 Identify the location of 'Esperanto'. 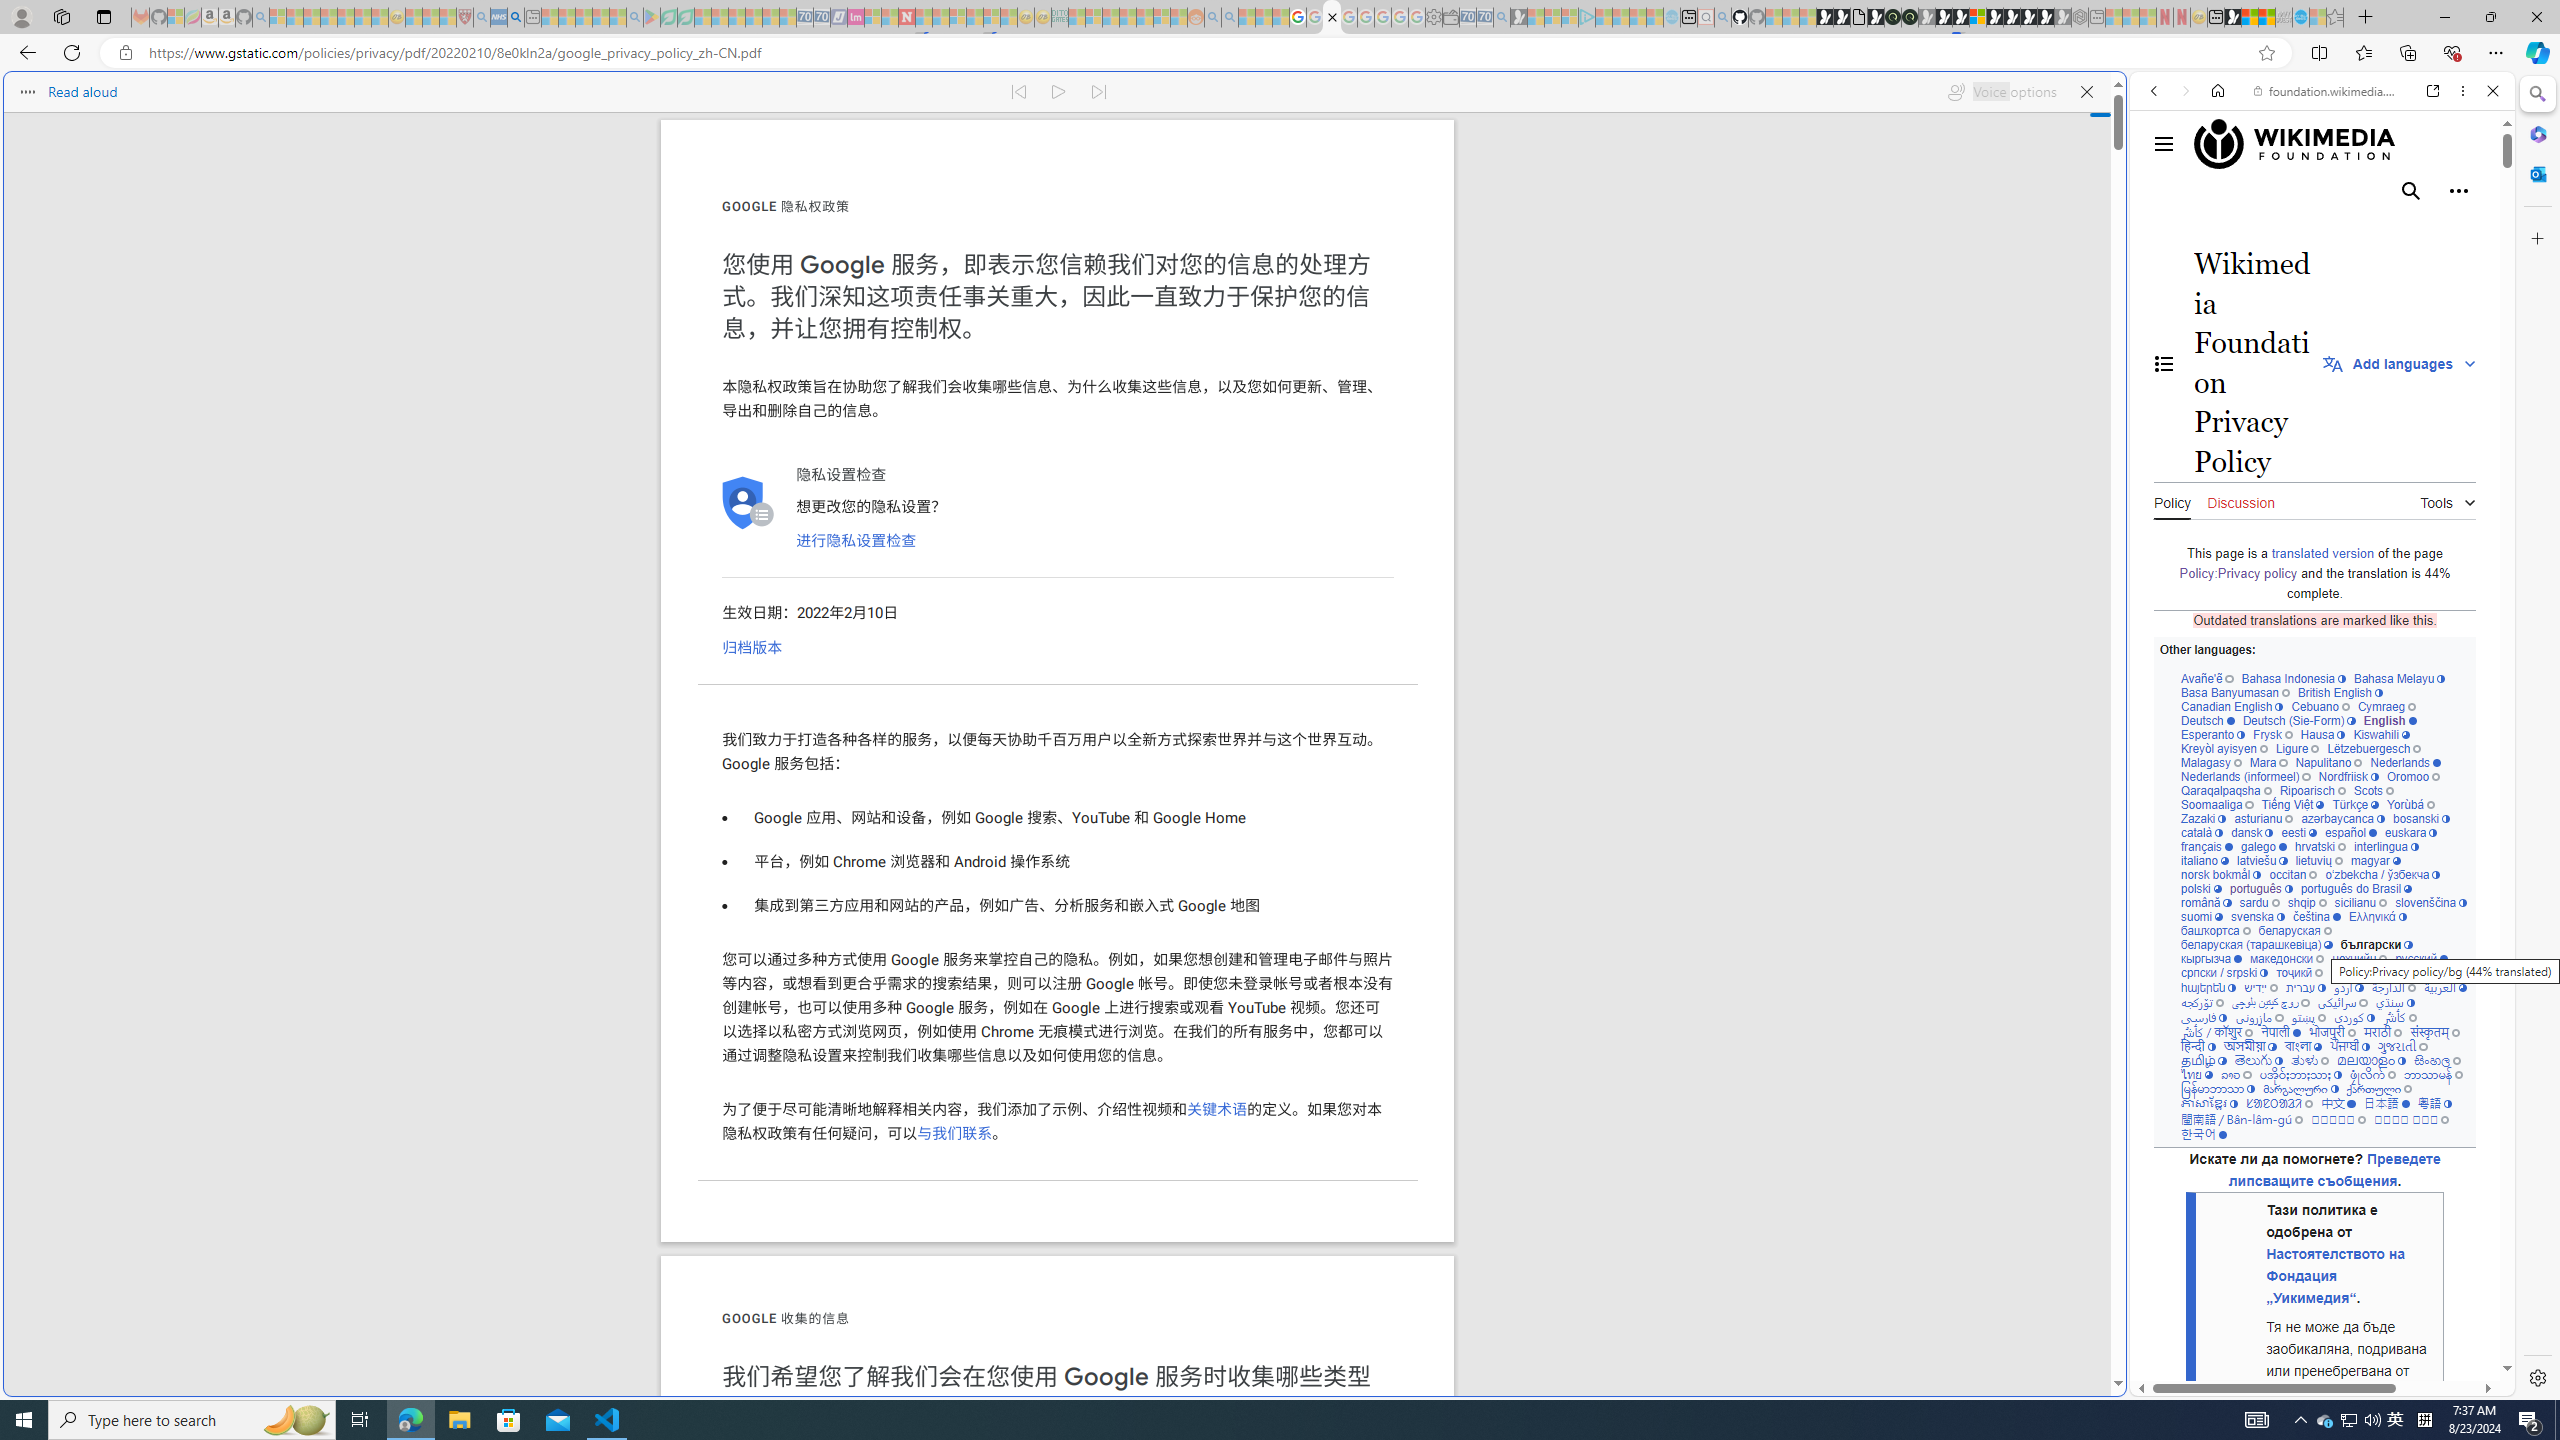
(2213, 734).